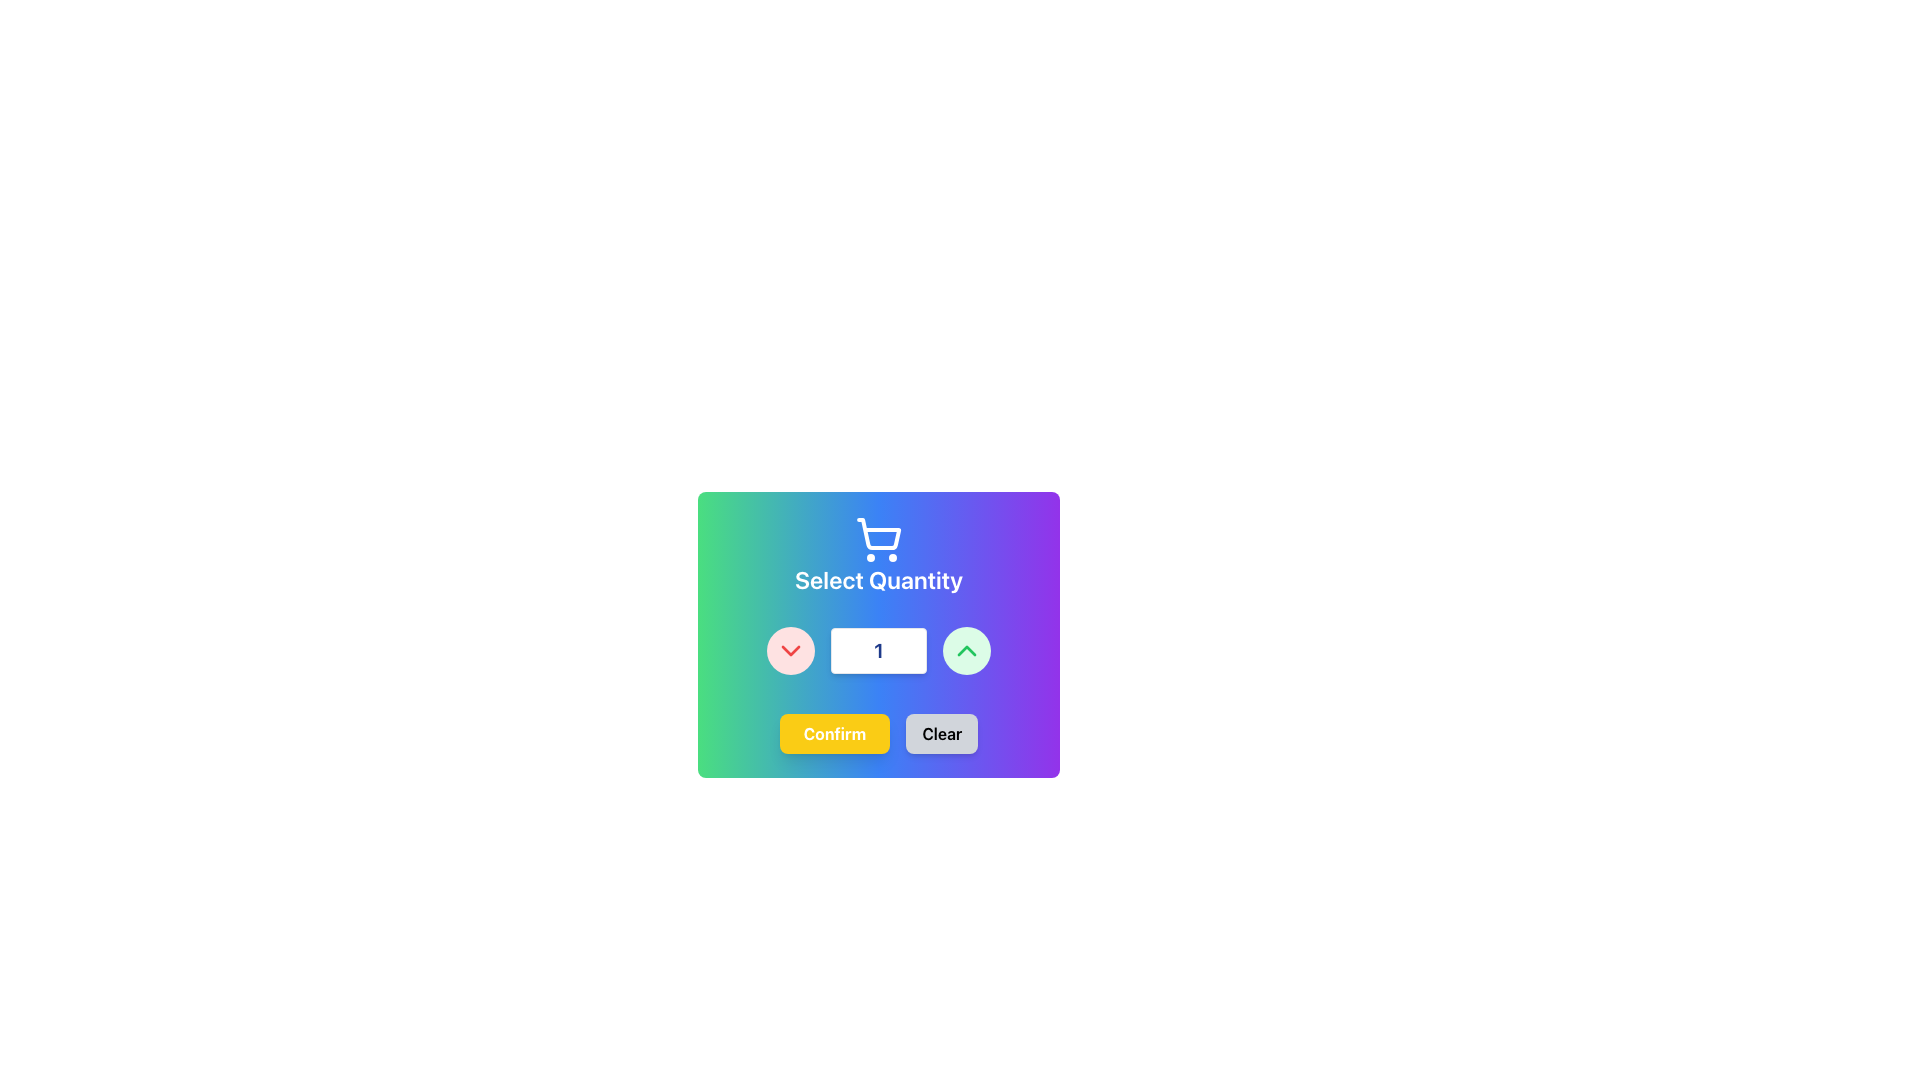 The width and height of the screenshot is (1920, 1080). I want to click on the read-only input field displaying the current quantity, located between two interactive circular buttons with chevron symbols, so click(878, 651).